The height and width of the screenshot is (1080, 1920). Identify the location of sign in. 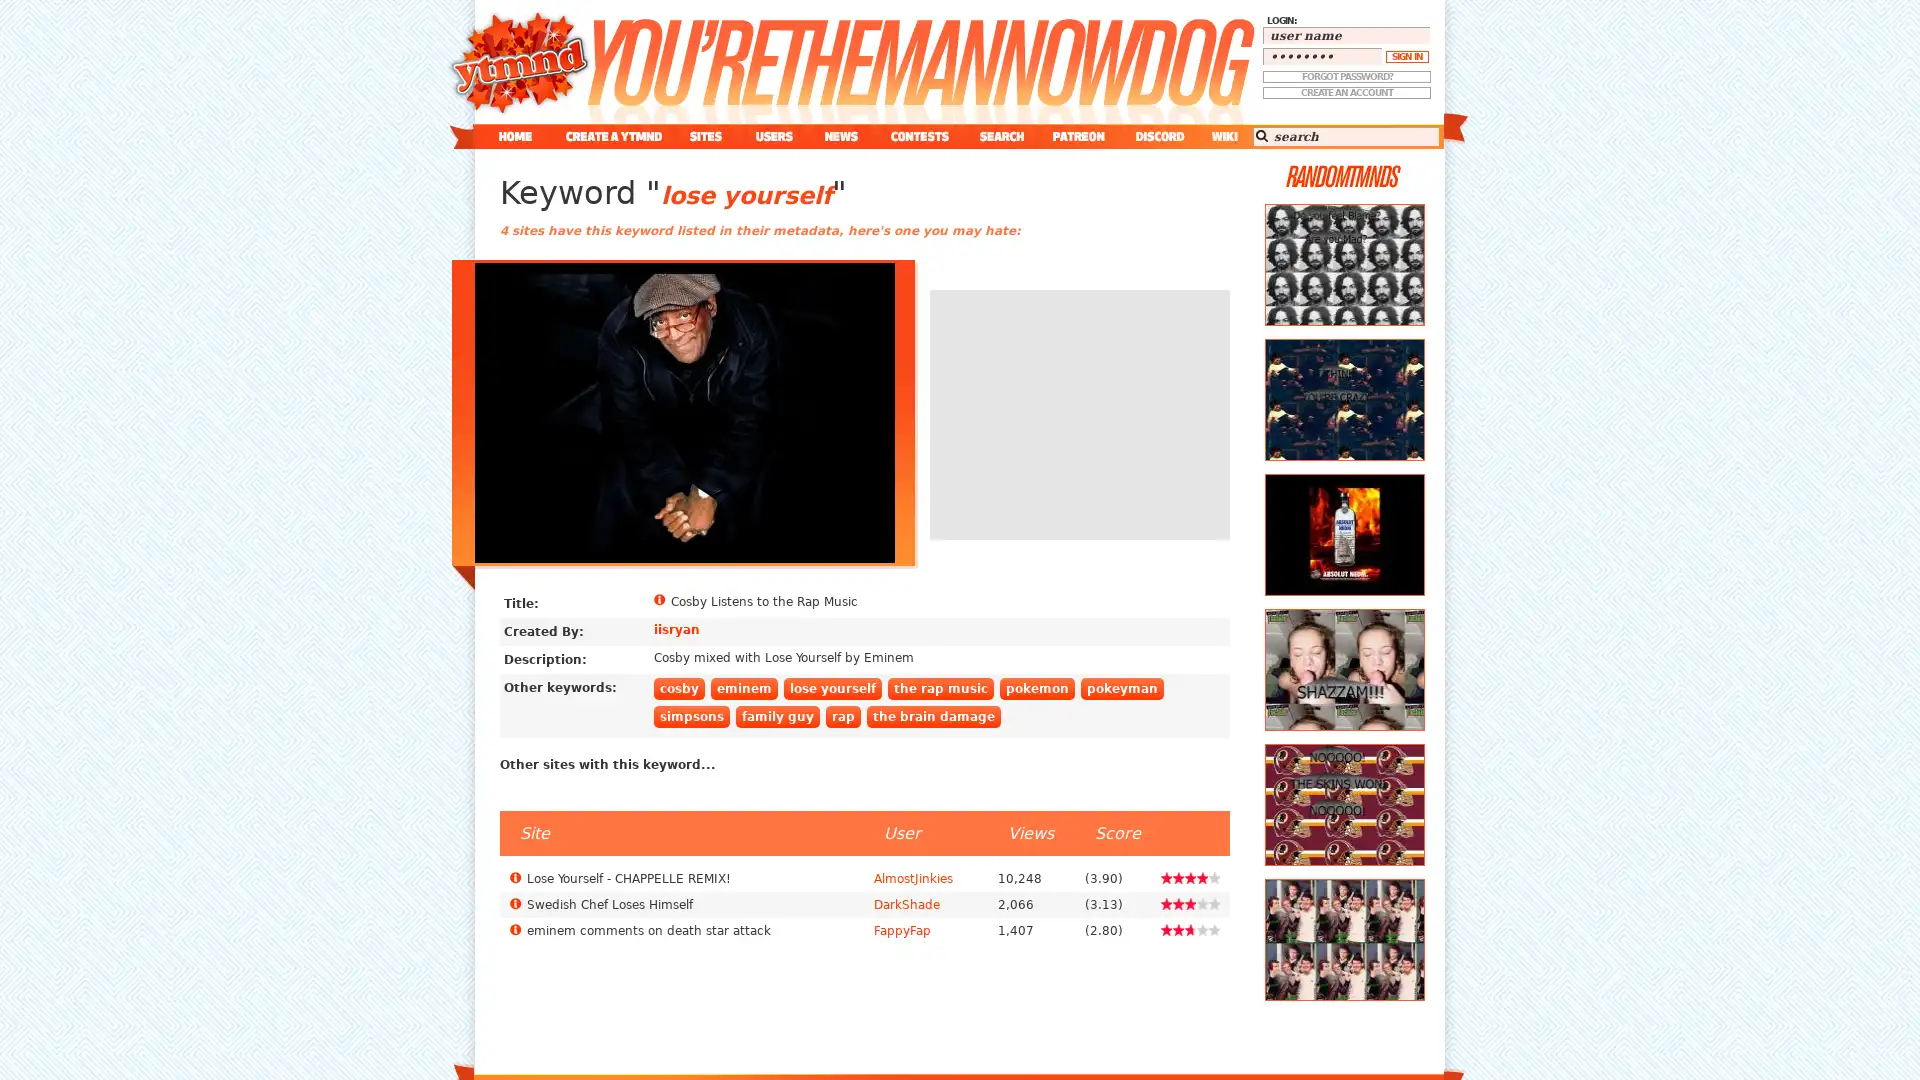
(1406, 56).